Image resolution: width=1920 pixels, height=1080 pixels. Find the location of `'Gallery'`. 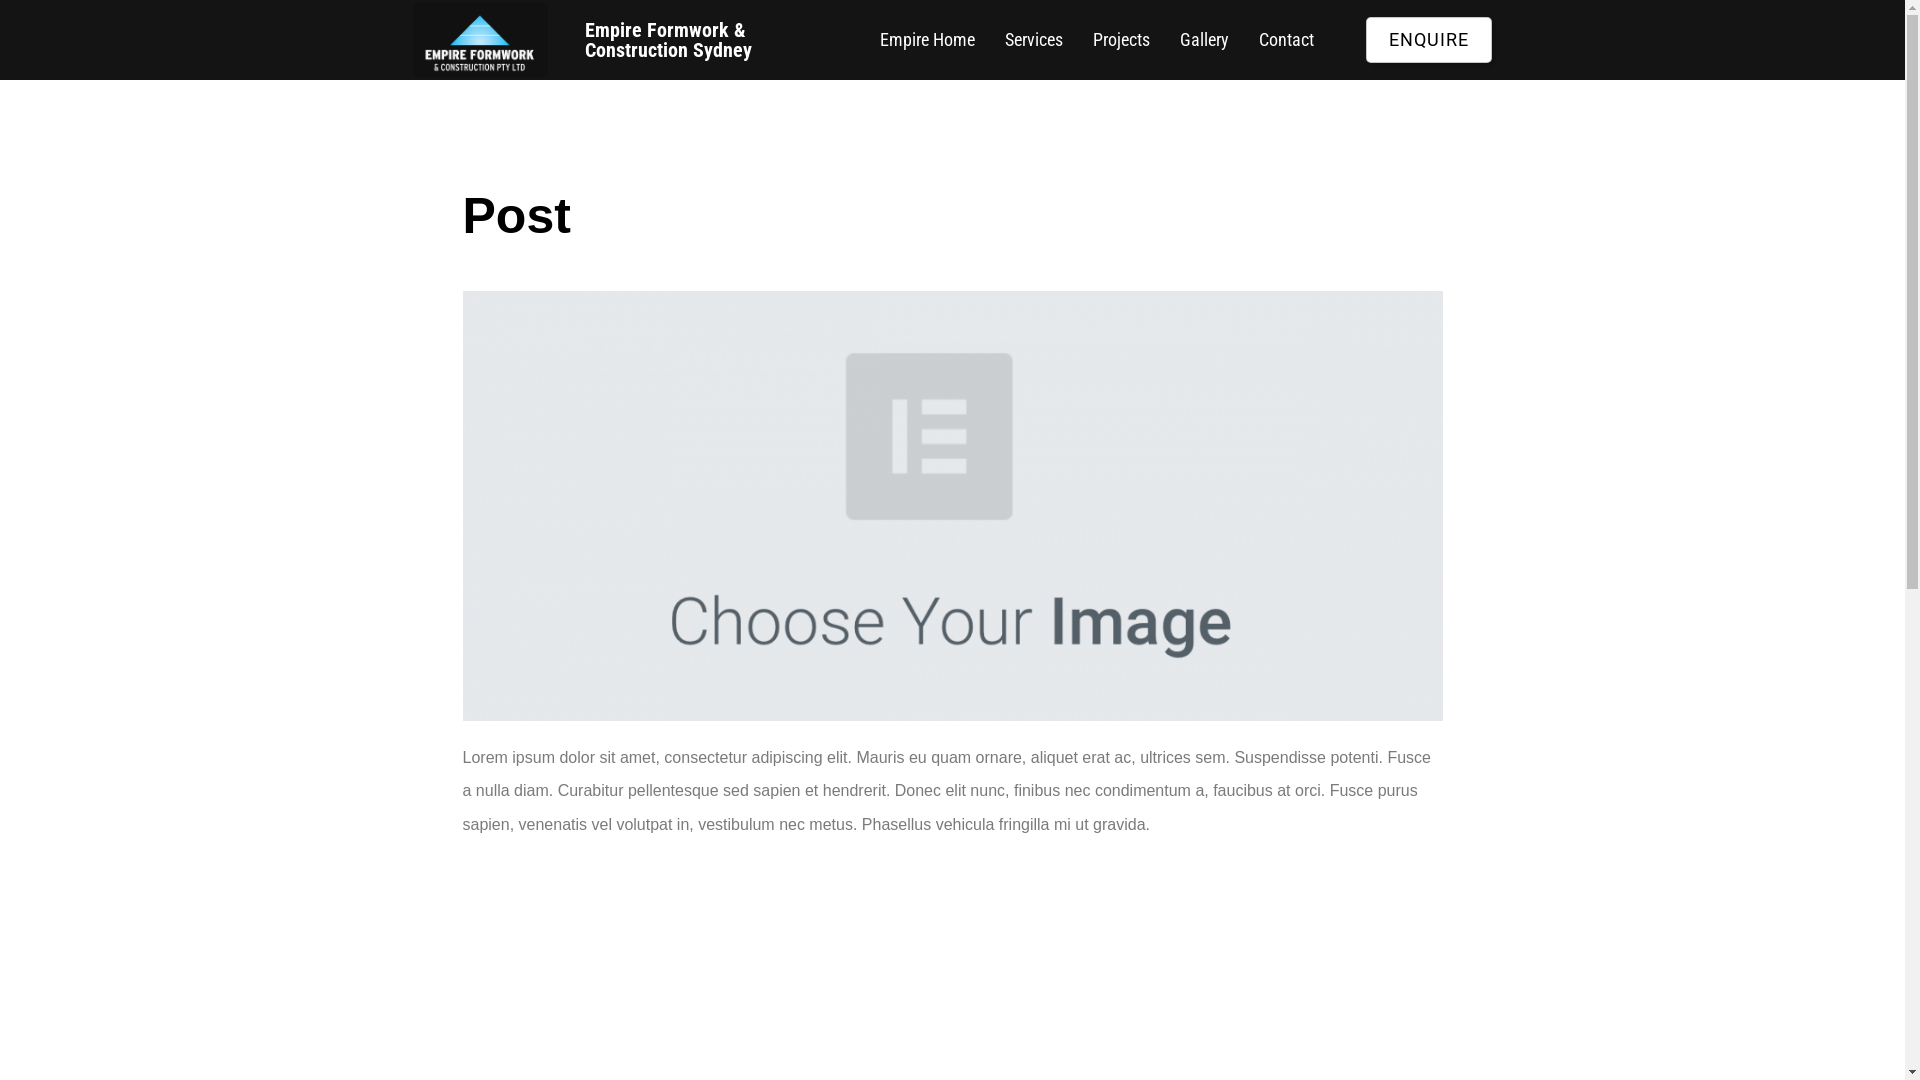

'Gallery' is located at coordinates (1203, 39).